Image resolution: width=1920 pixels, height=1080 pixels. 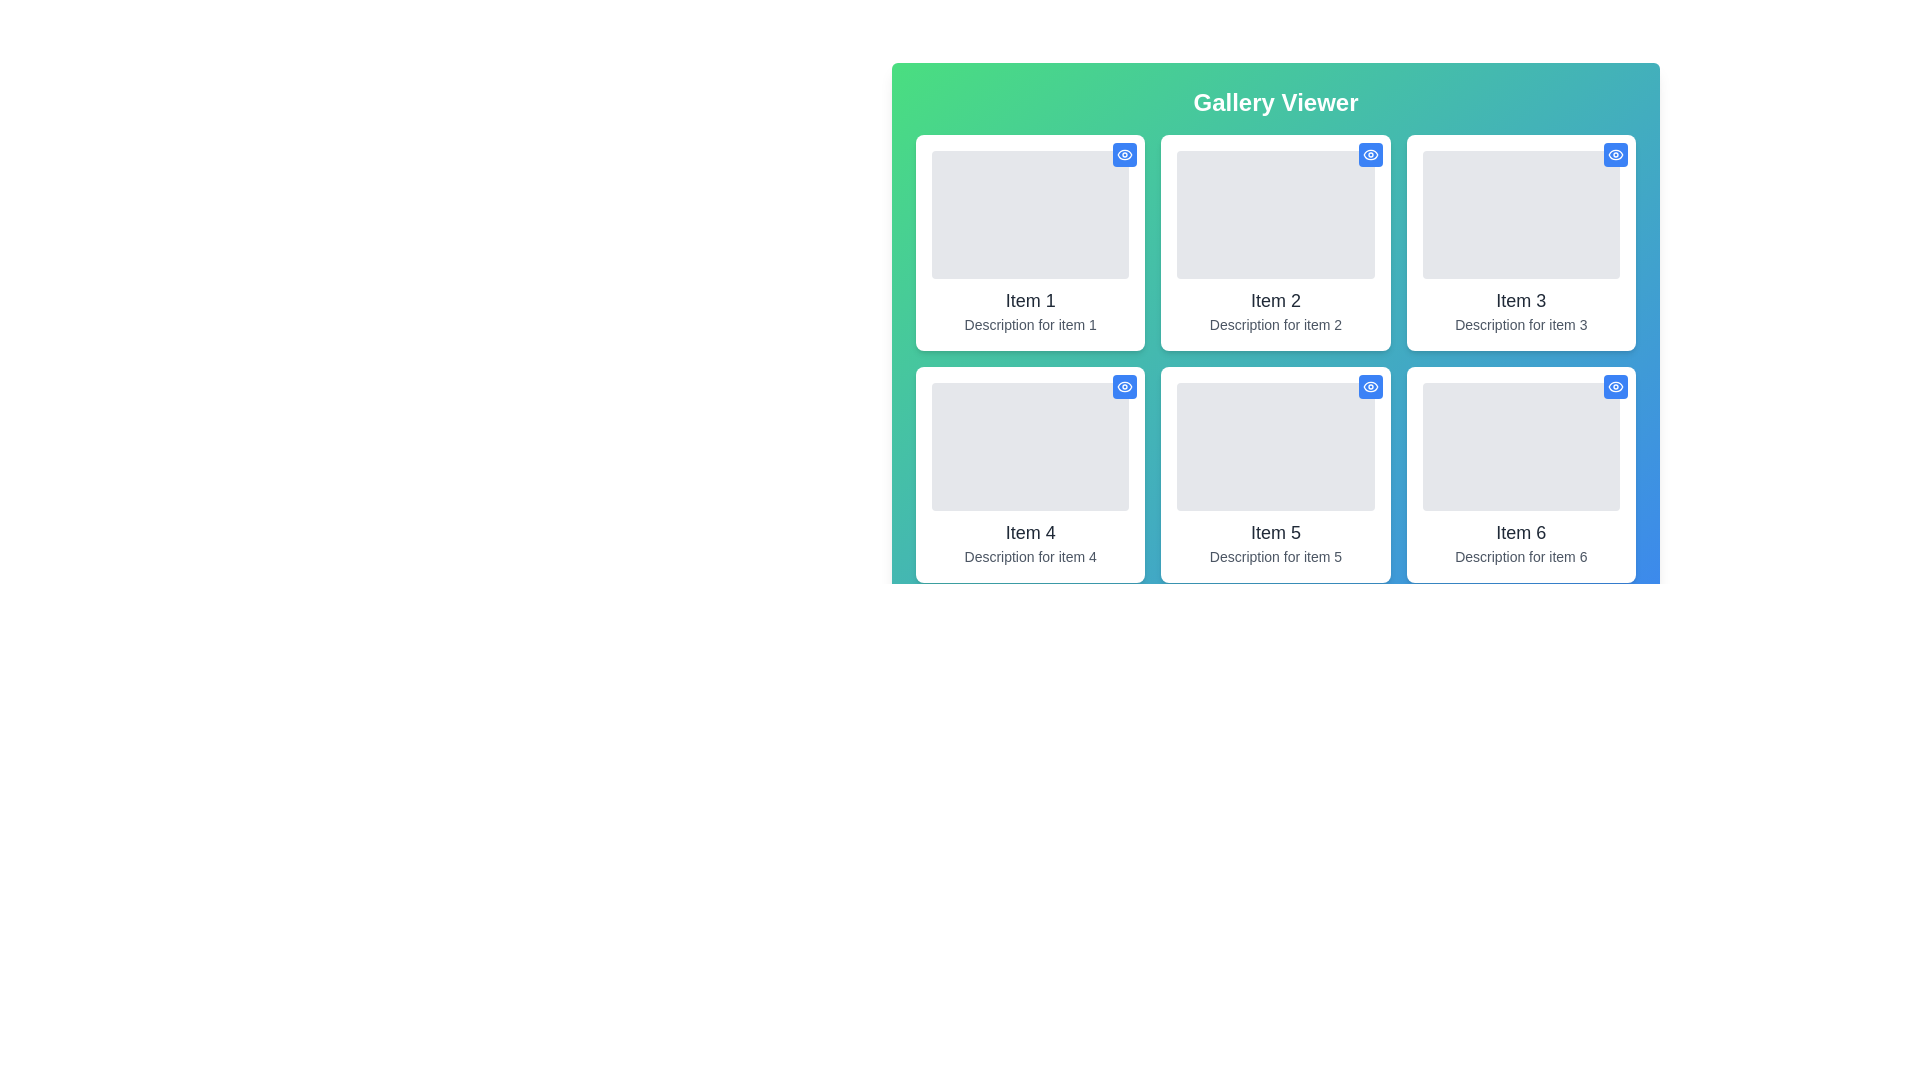 What do you see at coordinates (1616, 153) in the screenshot?
I see `the eye-shaped icon, which represents visibility, located at the top-right of the card labeled 'Item 3'` at bounding box center [1616, 153].